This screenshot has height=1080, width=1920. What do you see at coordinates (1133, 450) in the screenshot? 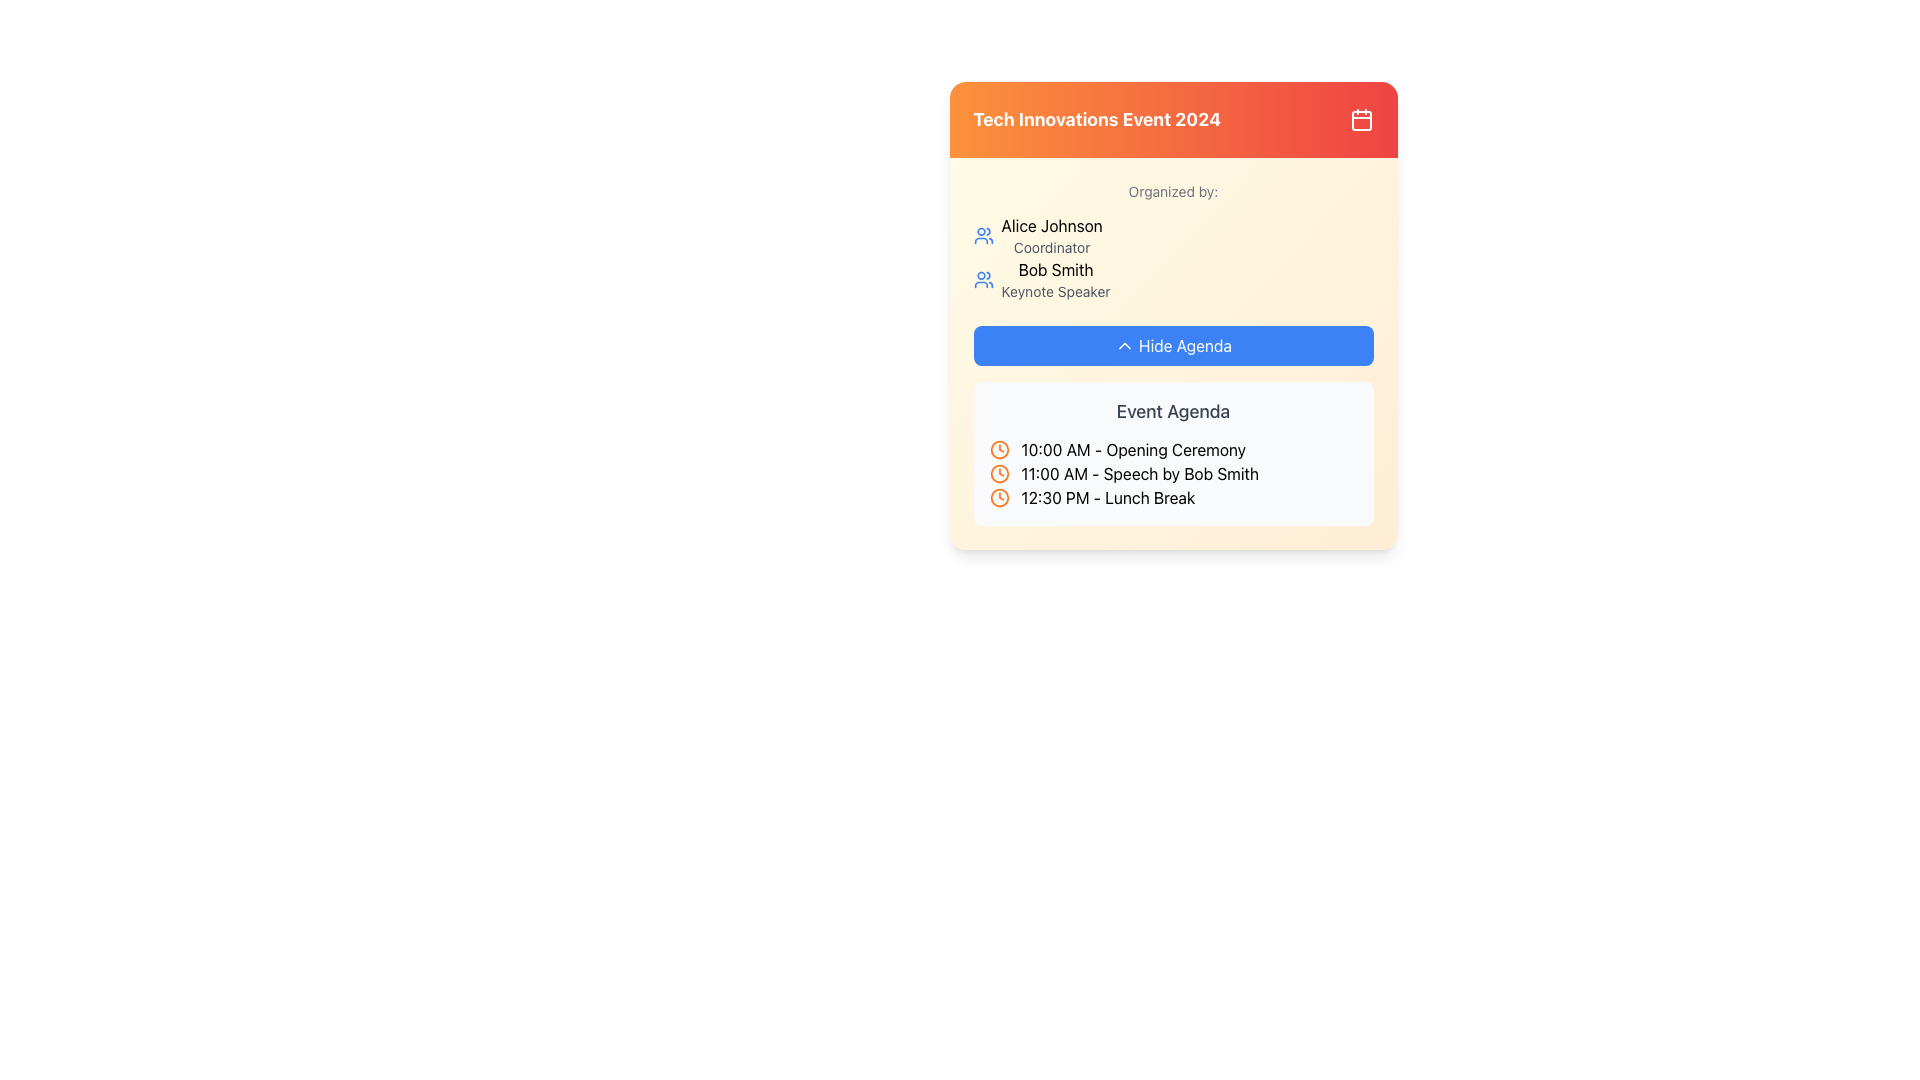
I see `the text label displaying '10:00 AM - Opening Ceremony' in the 'Event Agenda' section, which is the first item in the list adjacent to a clock icon` at bounding box center [1133, 450].